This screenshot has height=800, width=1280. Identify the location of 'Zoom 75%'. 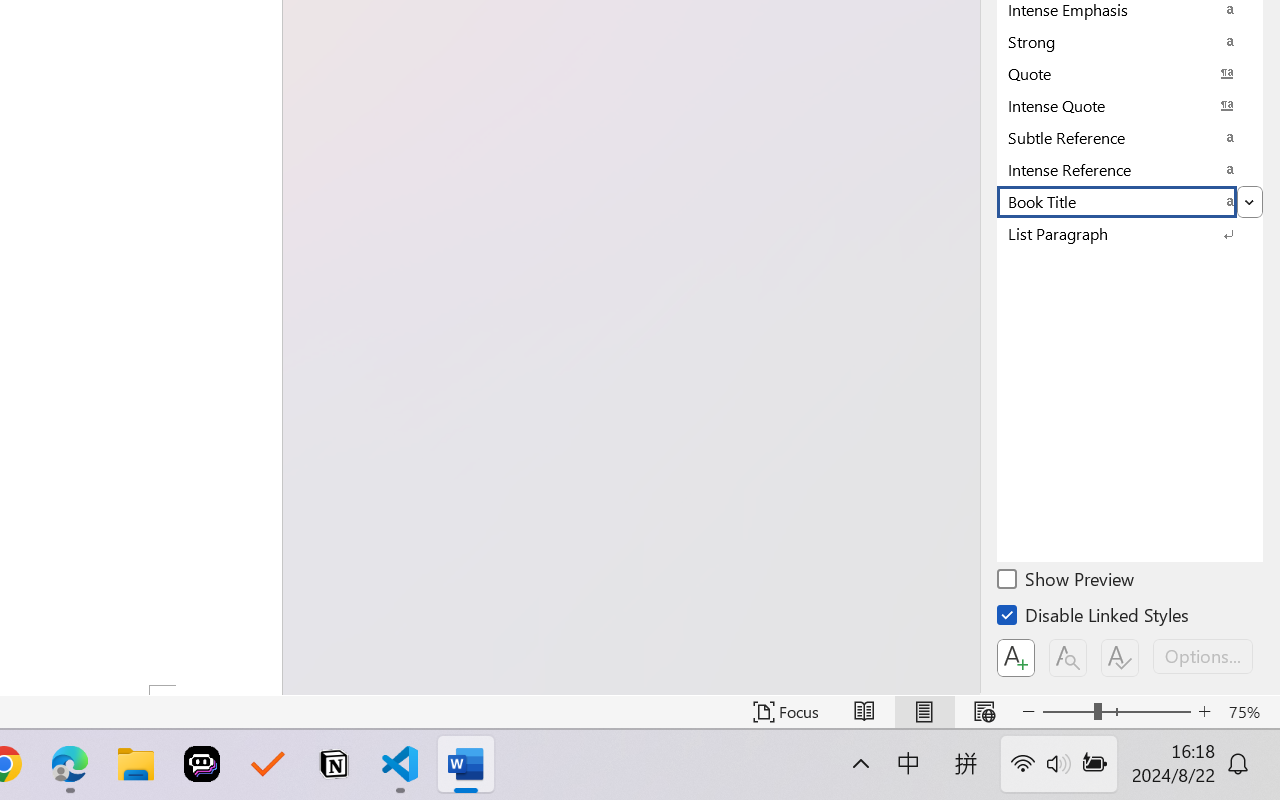
(1248, 711).